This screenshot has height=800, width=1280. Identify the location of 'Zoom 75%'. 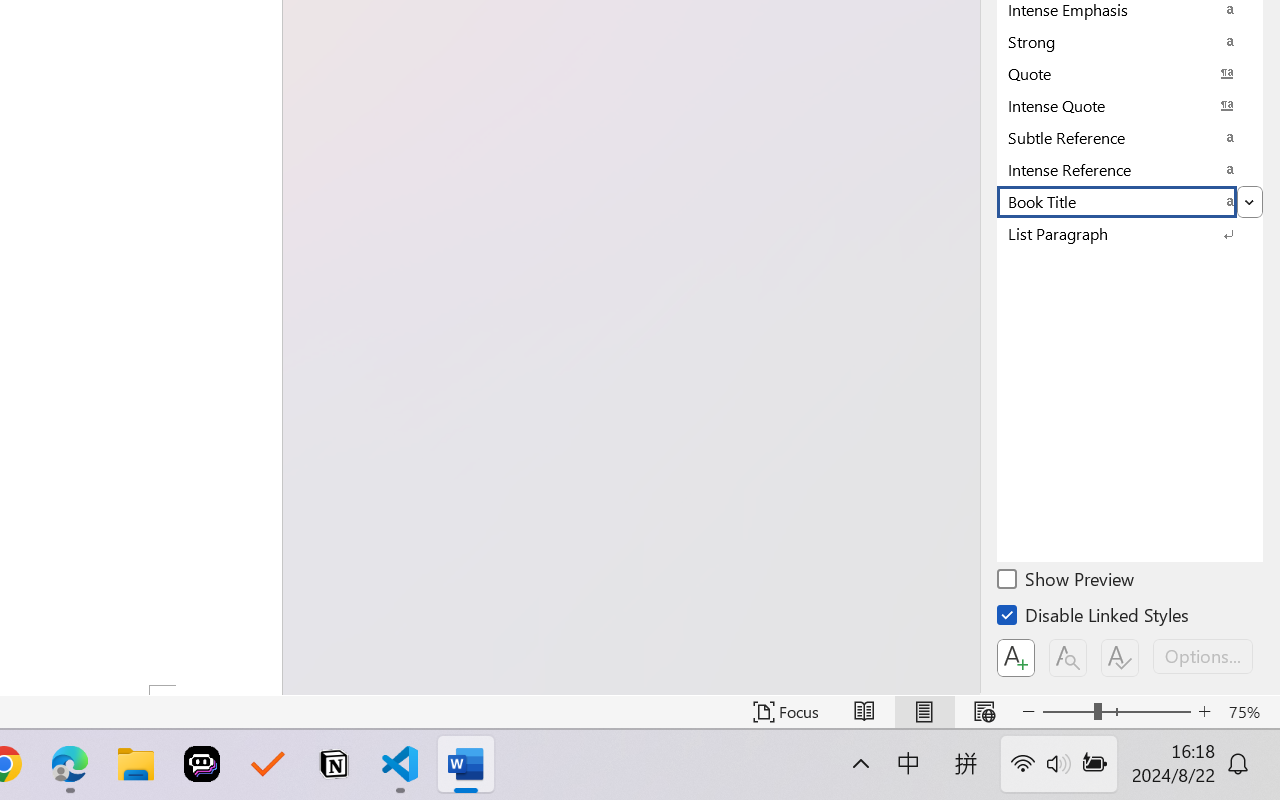
(1248, 711).